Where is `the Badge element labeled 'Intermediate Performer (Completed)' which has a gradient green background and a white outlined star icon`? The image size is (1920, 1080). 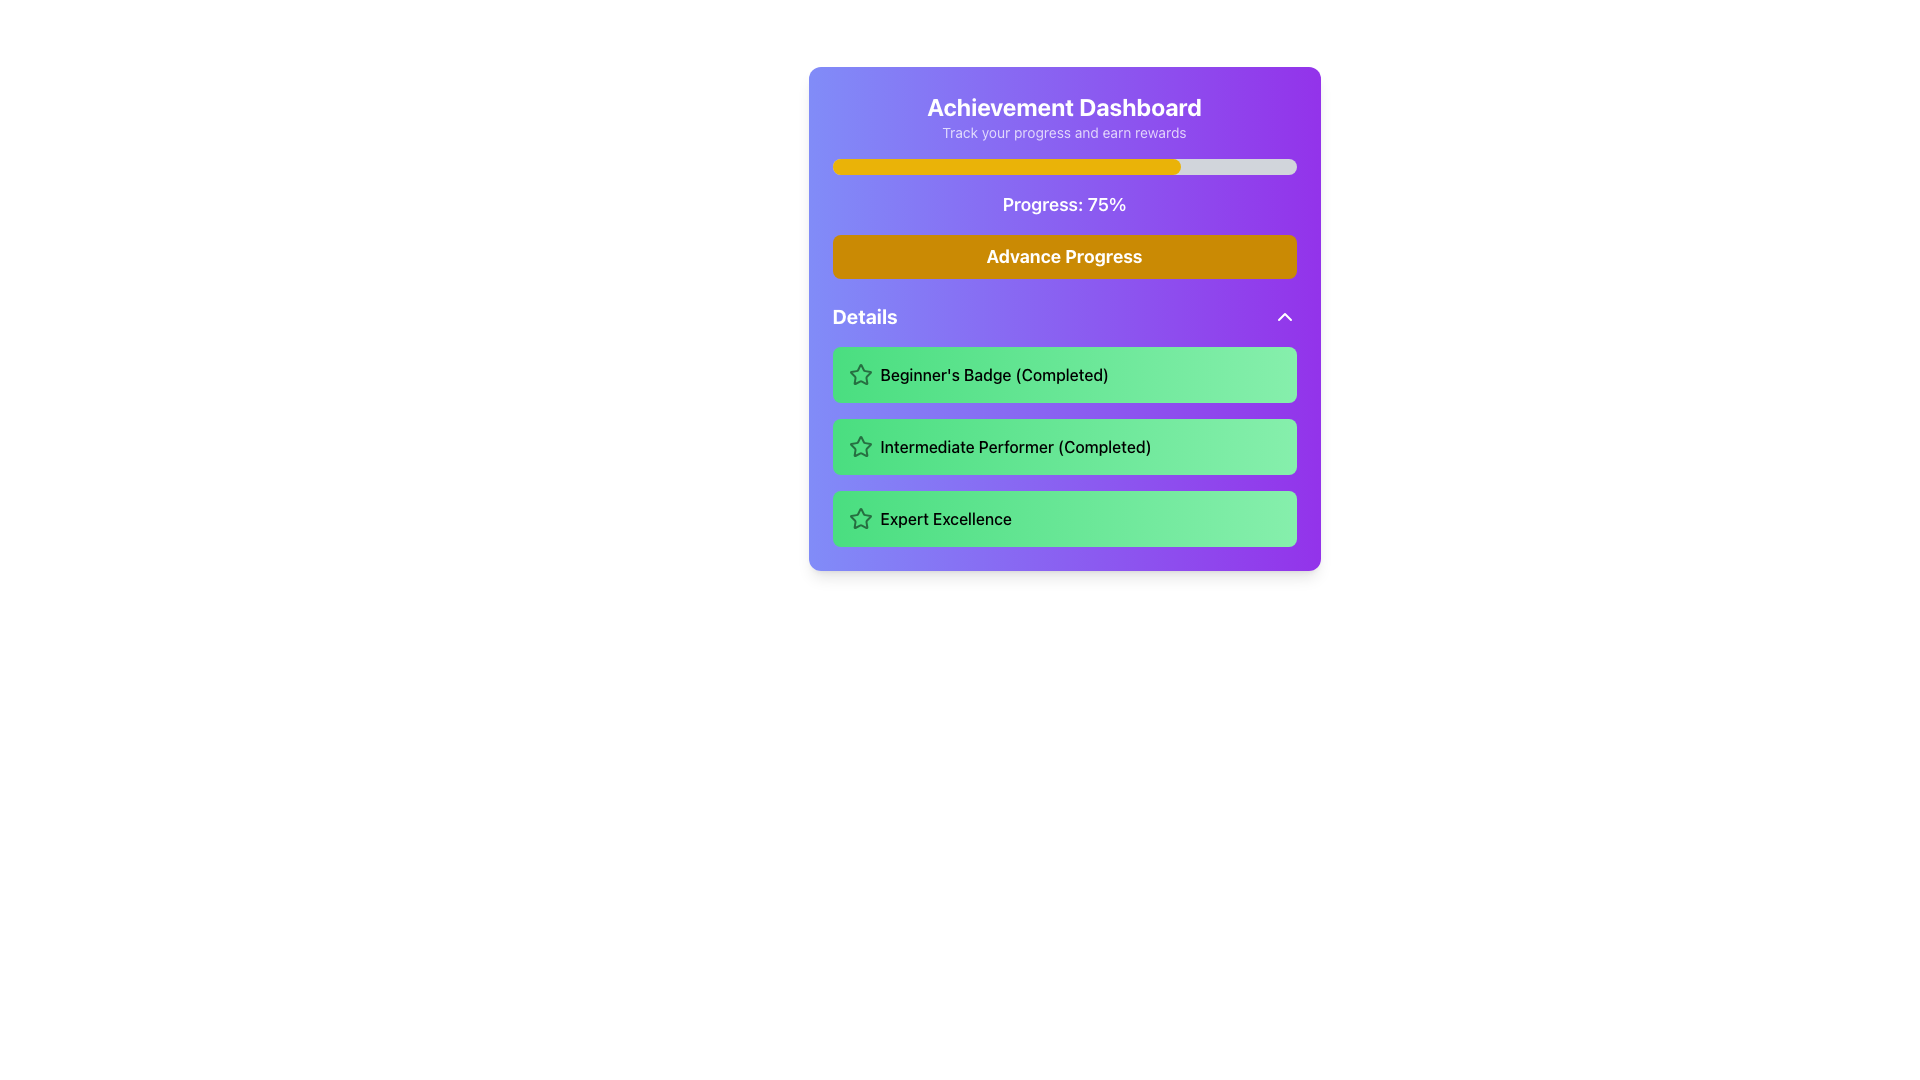
the Badge element labeled 'Intermediate Performer (Completed)' which has a gradient green background and a white outlined star icon is located at coordinates (1063, 446).